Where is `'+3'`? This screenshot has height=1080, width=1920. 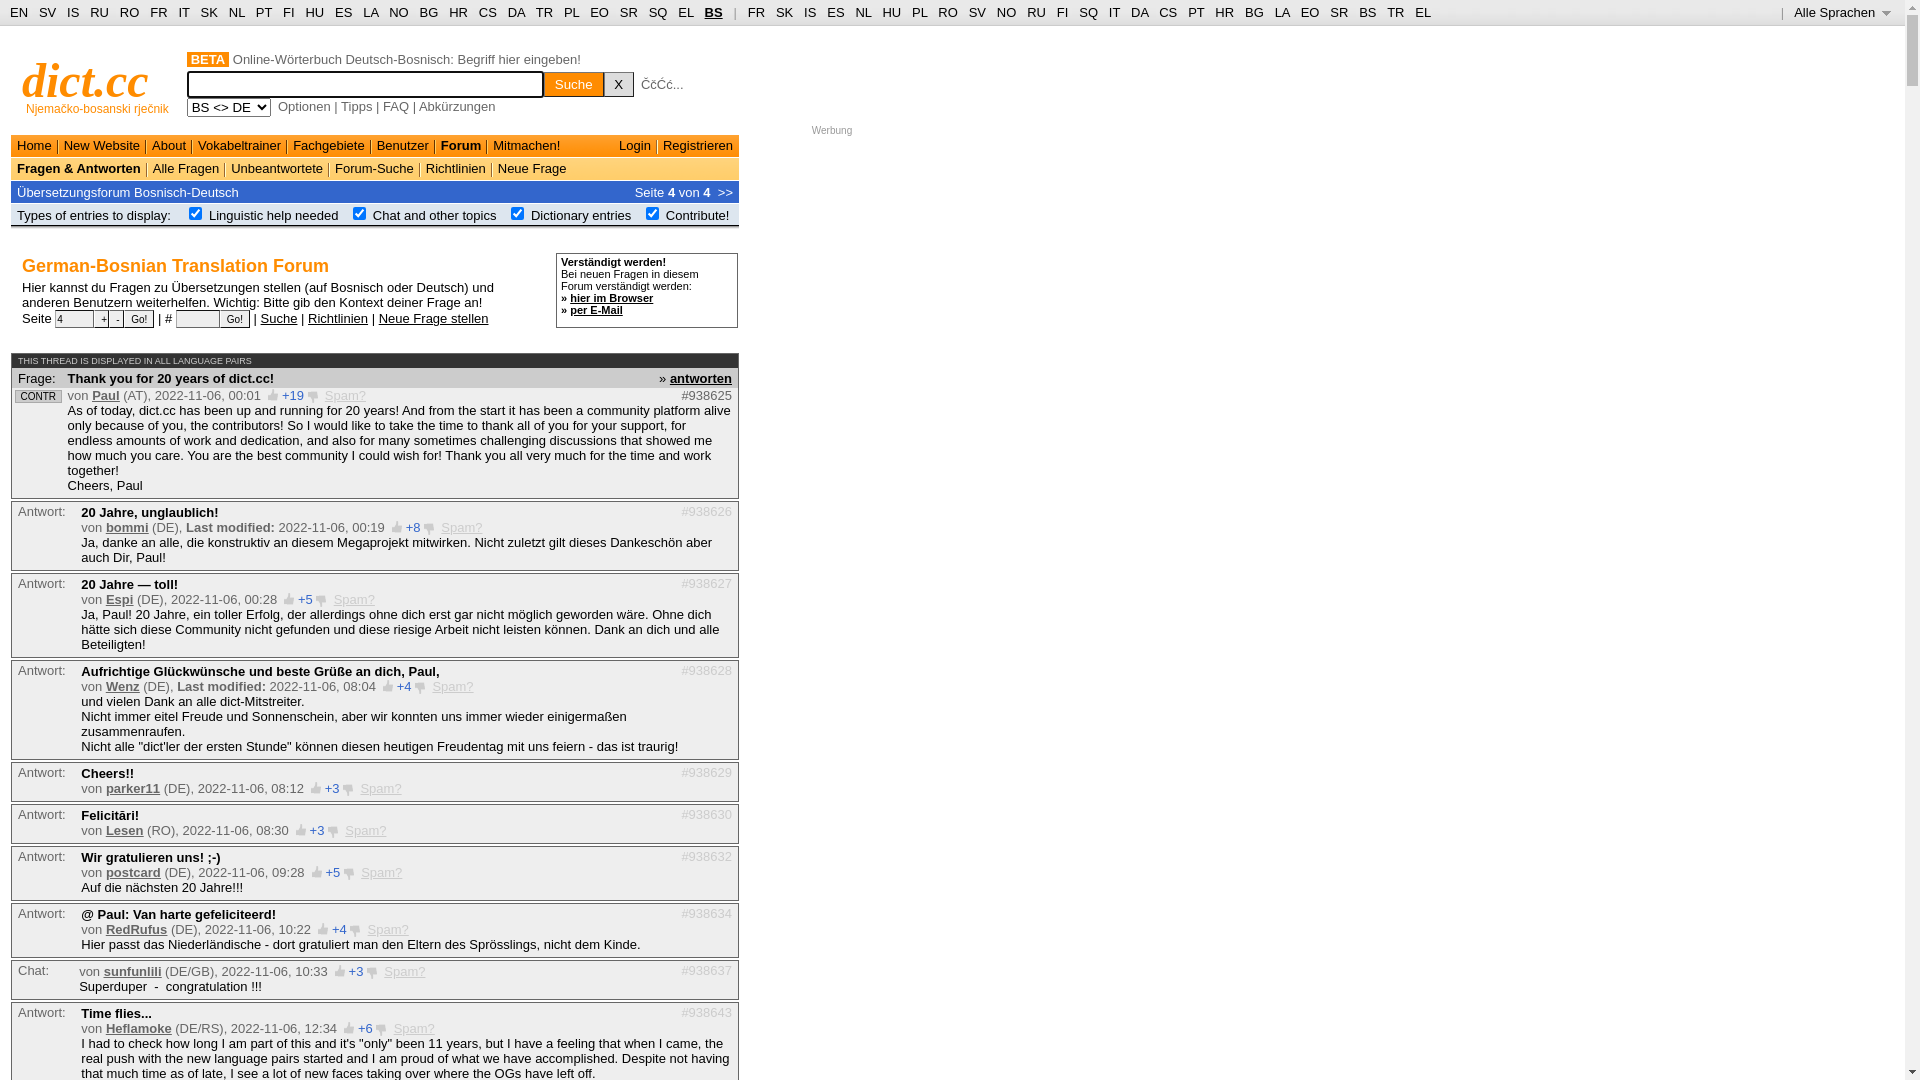
'+3' is located at coordinates (309, 830).